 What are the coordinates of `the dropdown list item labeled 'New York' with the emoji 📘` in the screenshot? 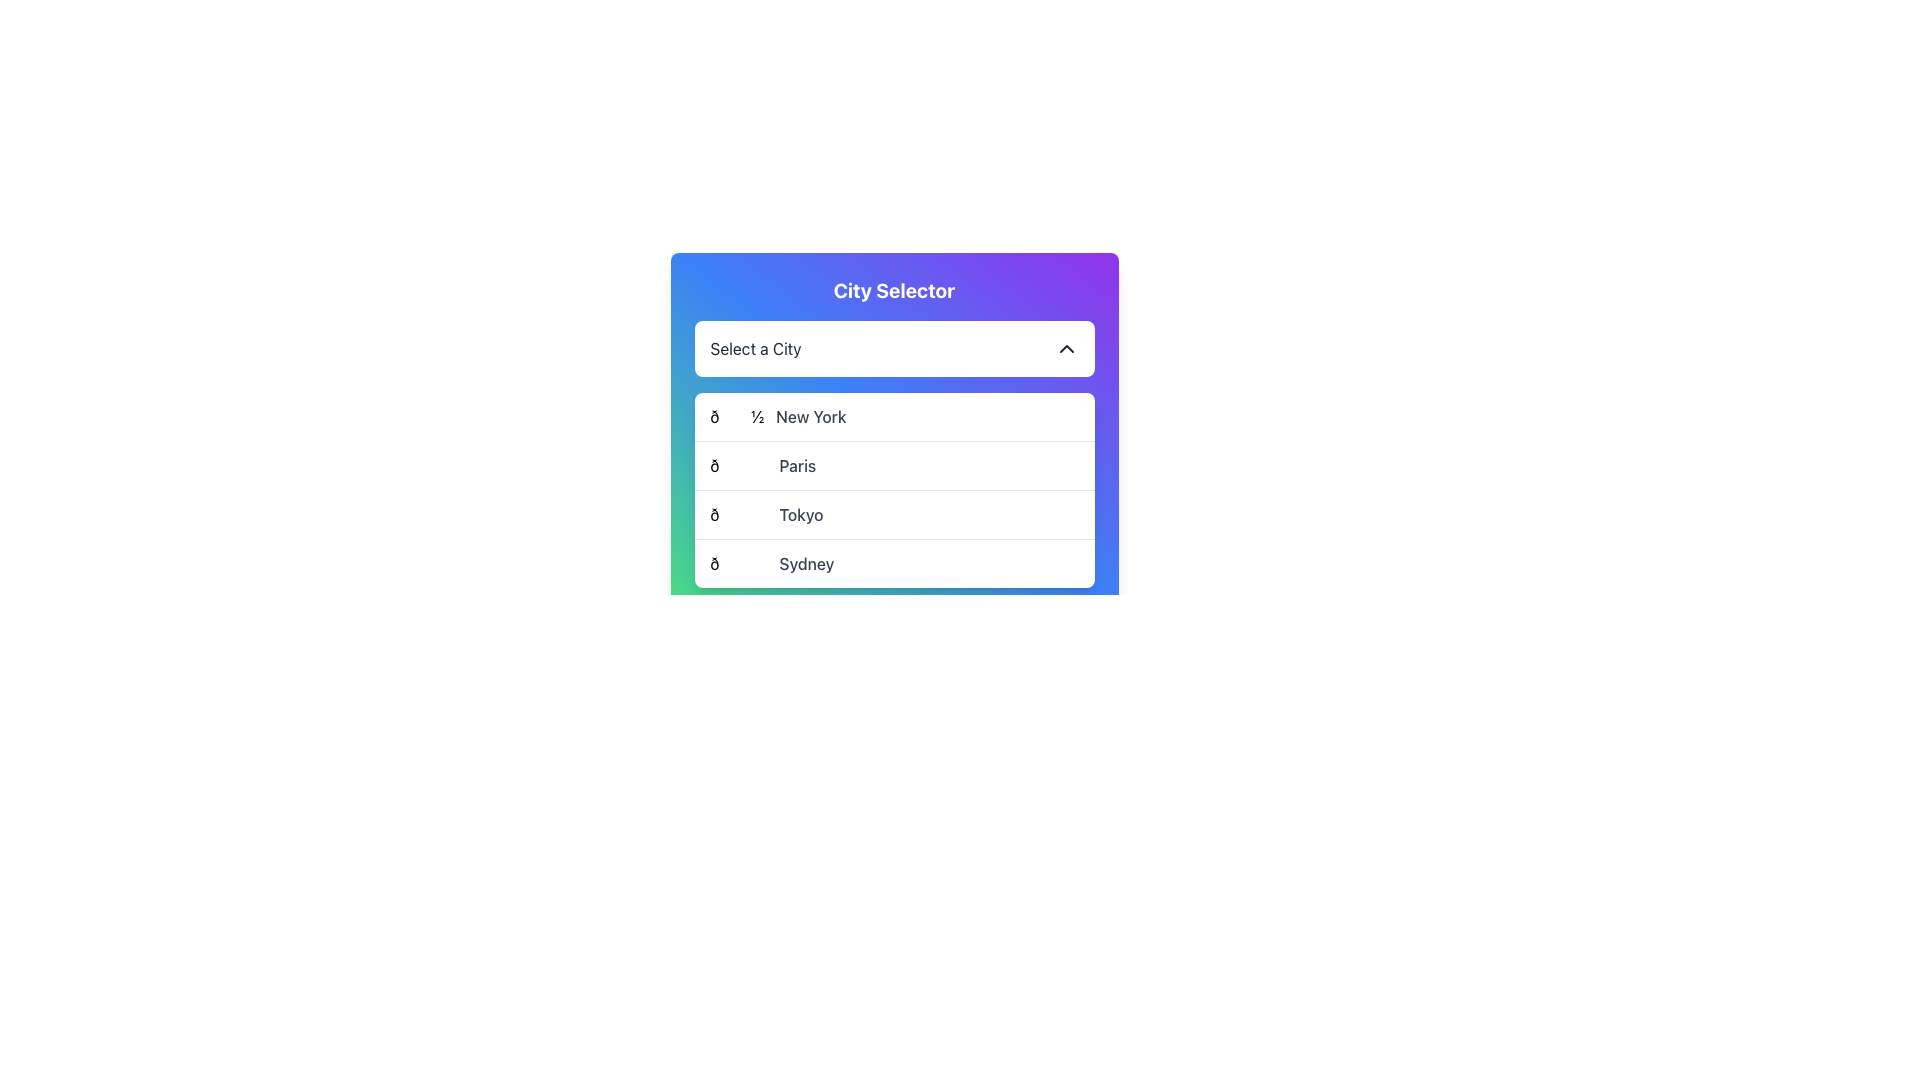 It's located at (893, 431).